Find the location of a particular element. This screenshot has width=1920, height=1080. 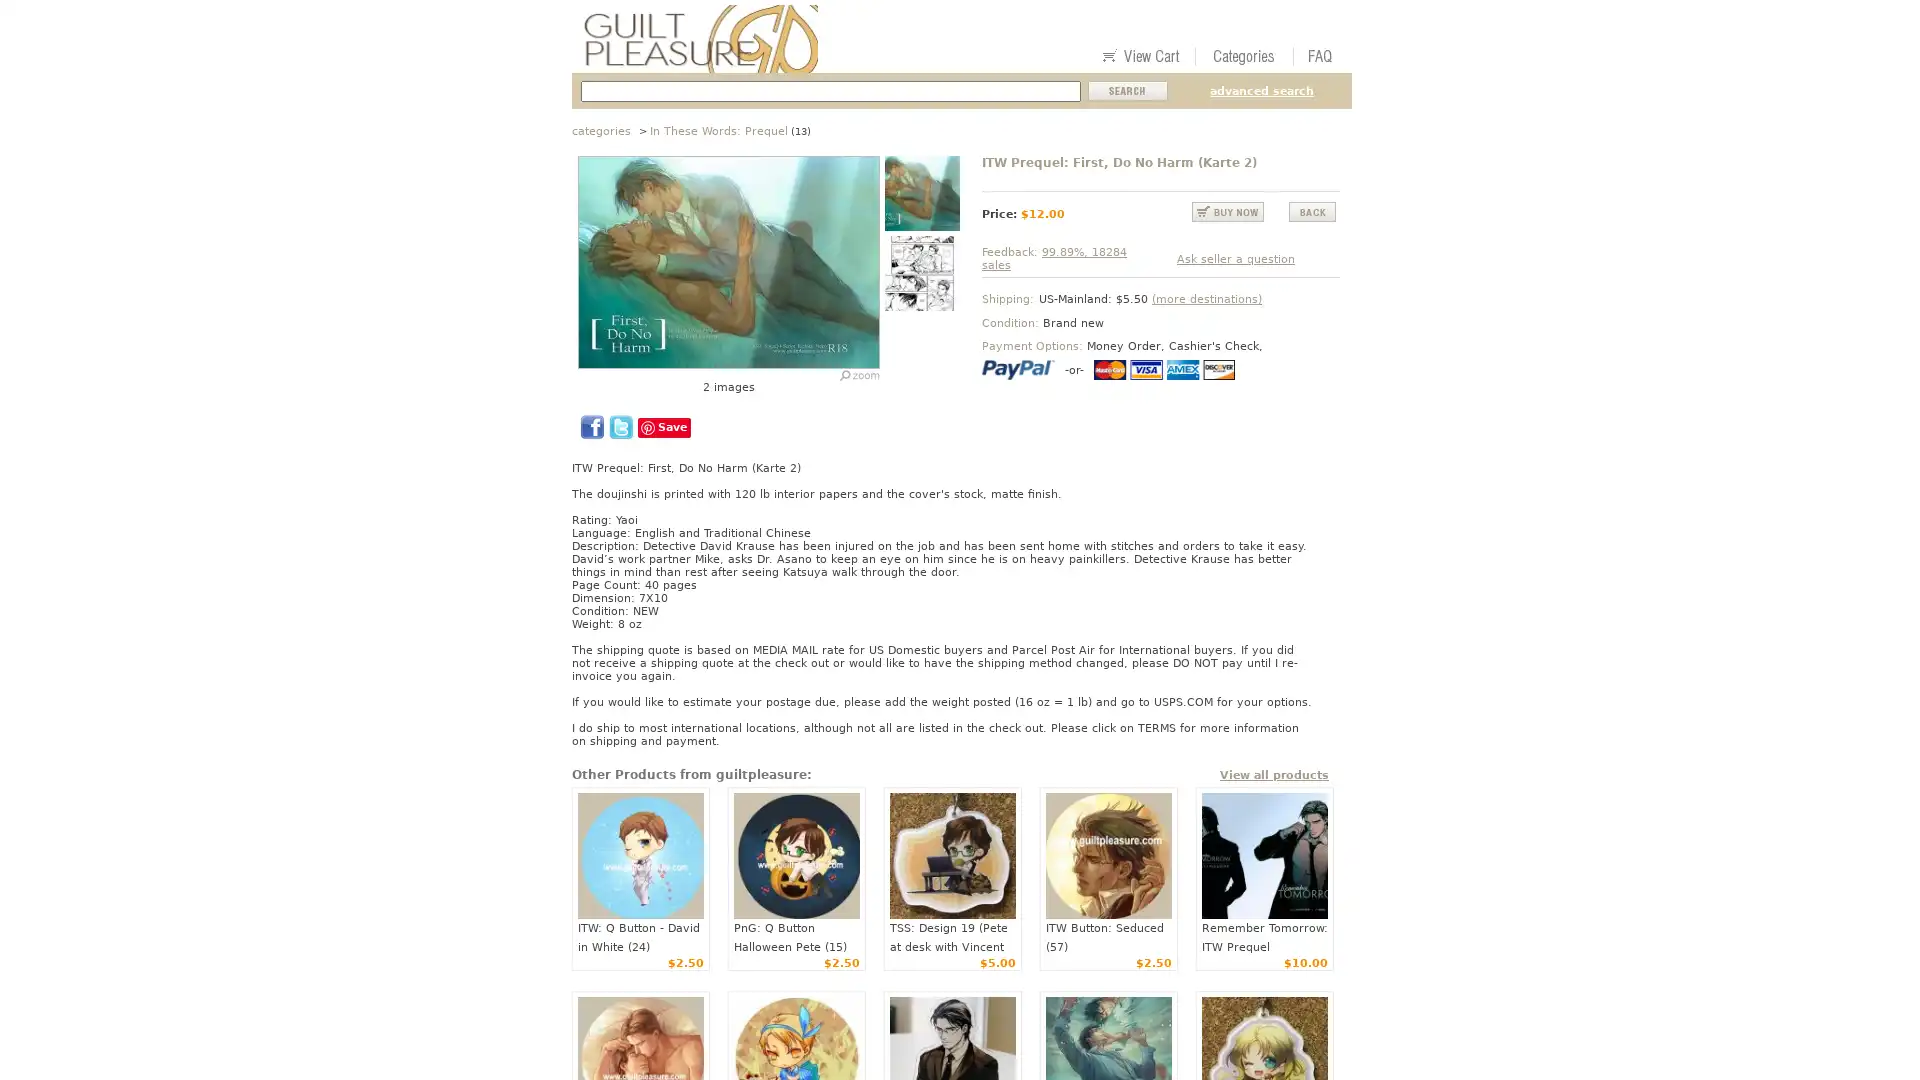

Submit is located at coordinates (1128, 91).